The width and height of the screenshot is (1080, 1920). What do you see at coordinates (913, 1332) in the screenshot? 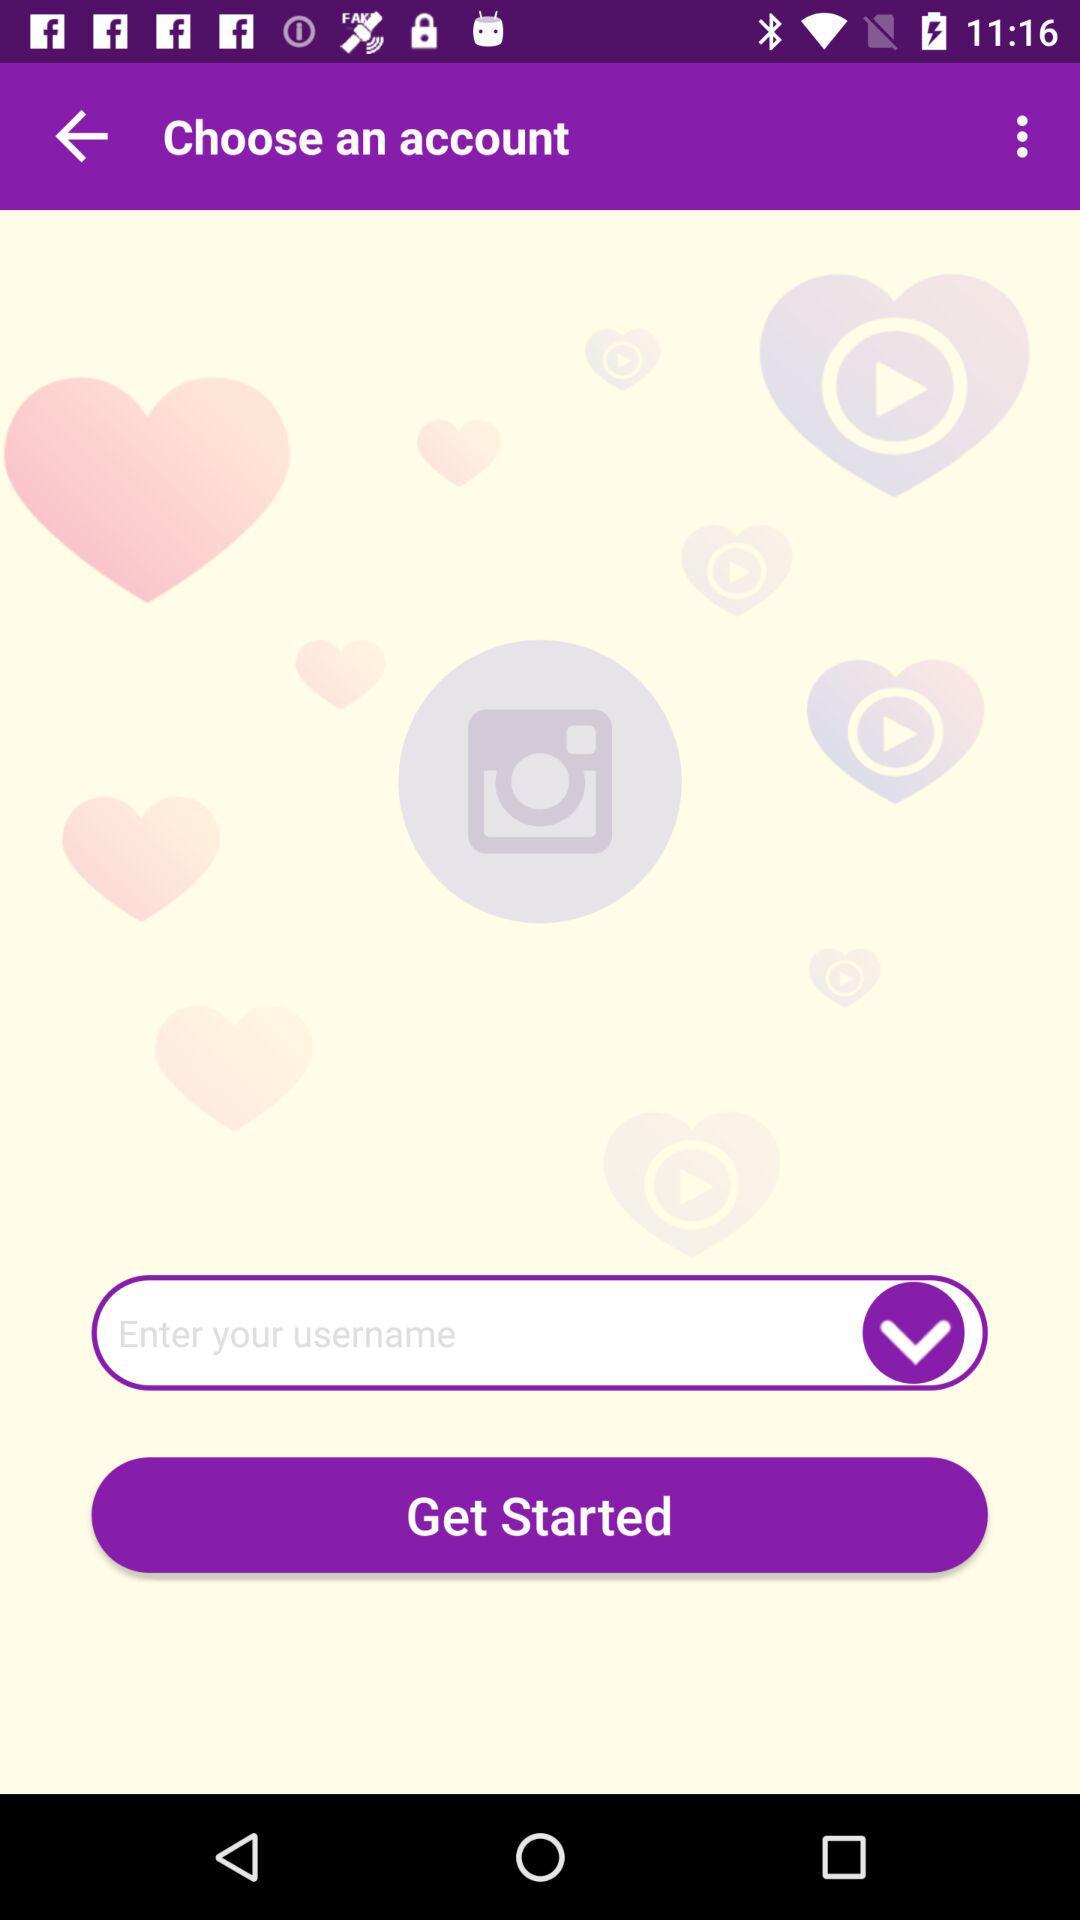
I see `the arrow_downward icon` at bounding box center [913, 1332].